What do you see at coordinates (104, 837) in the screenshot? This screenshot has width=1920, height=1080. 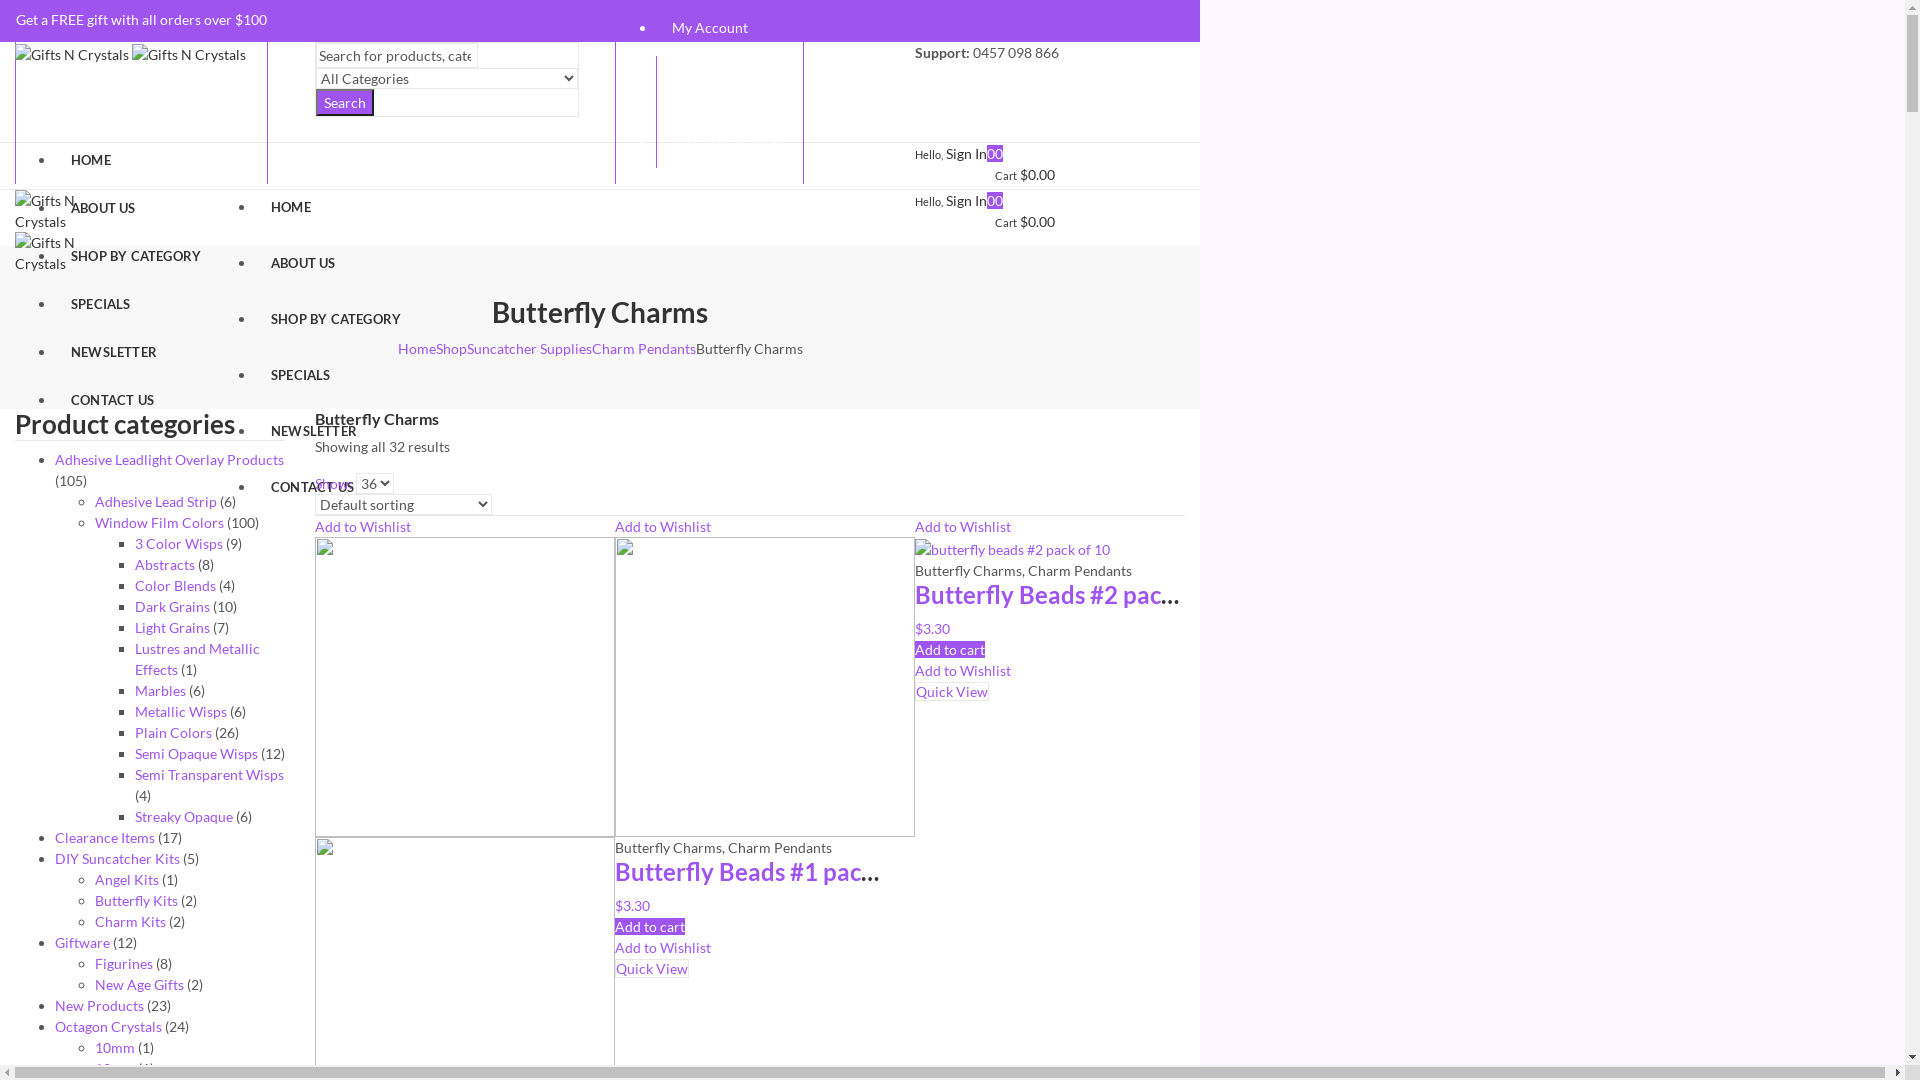 I see `'Clearance Items'` at bounding box center [104, 837].